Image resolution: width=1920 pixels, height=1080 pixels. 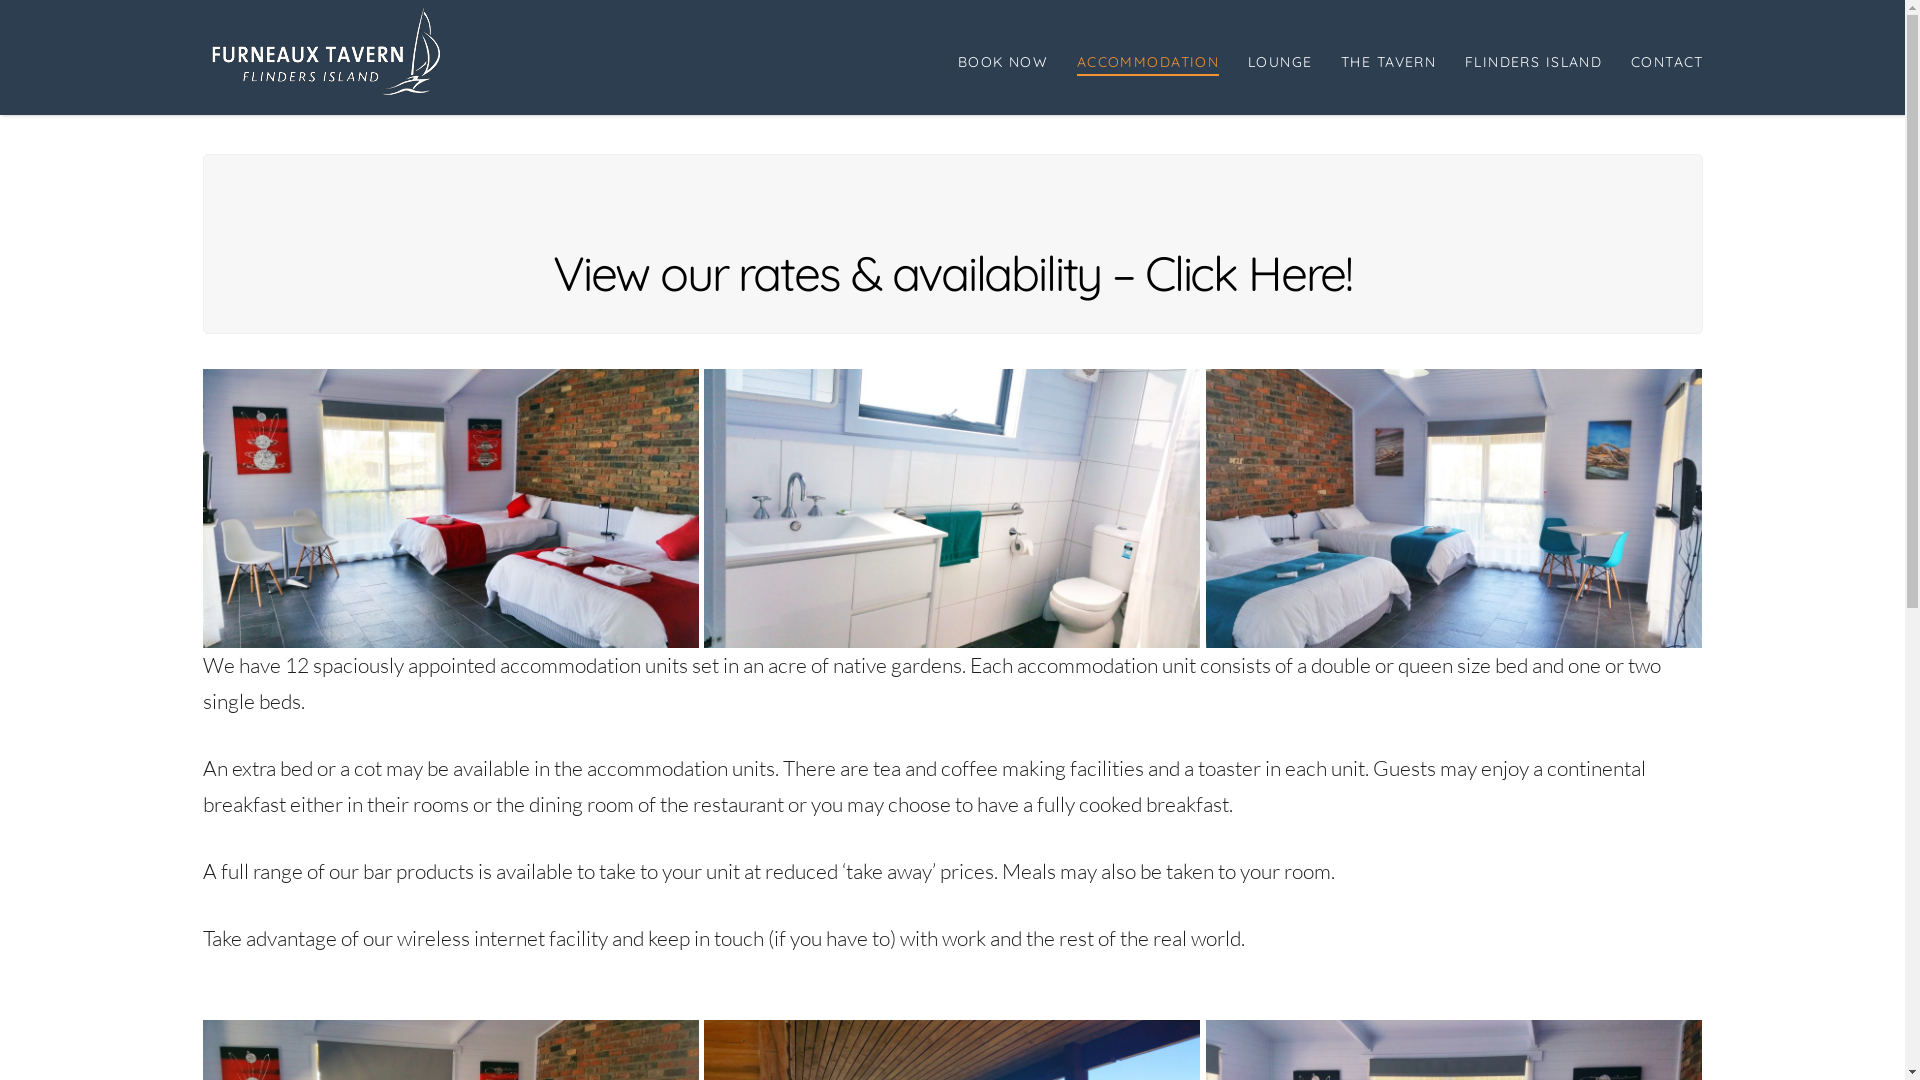 What do you see at coordinates (1531, 56) in the screenshot?
I see `'FLINDERS ISLAND'` at bounding box center [1531, 56].